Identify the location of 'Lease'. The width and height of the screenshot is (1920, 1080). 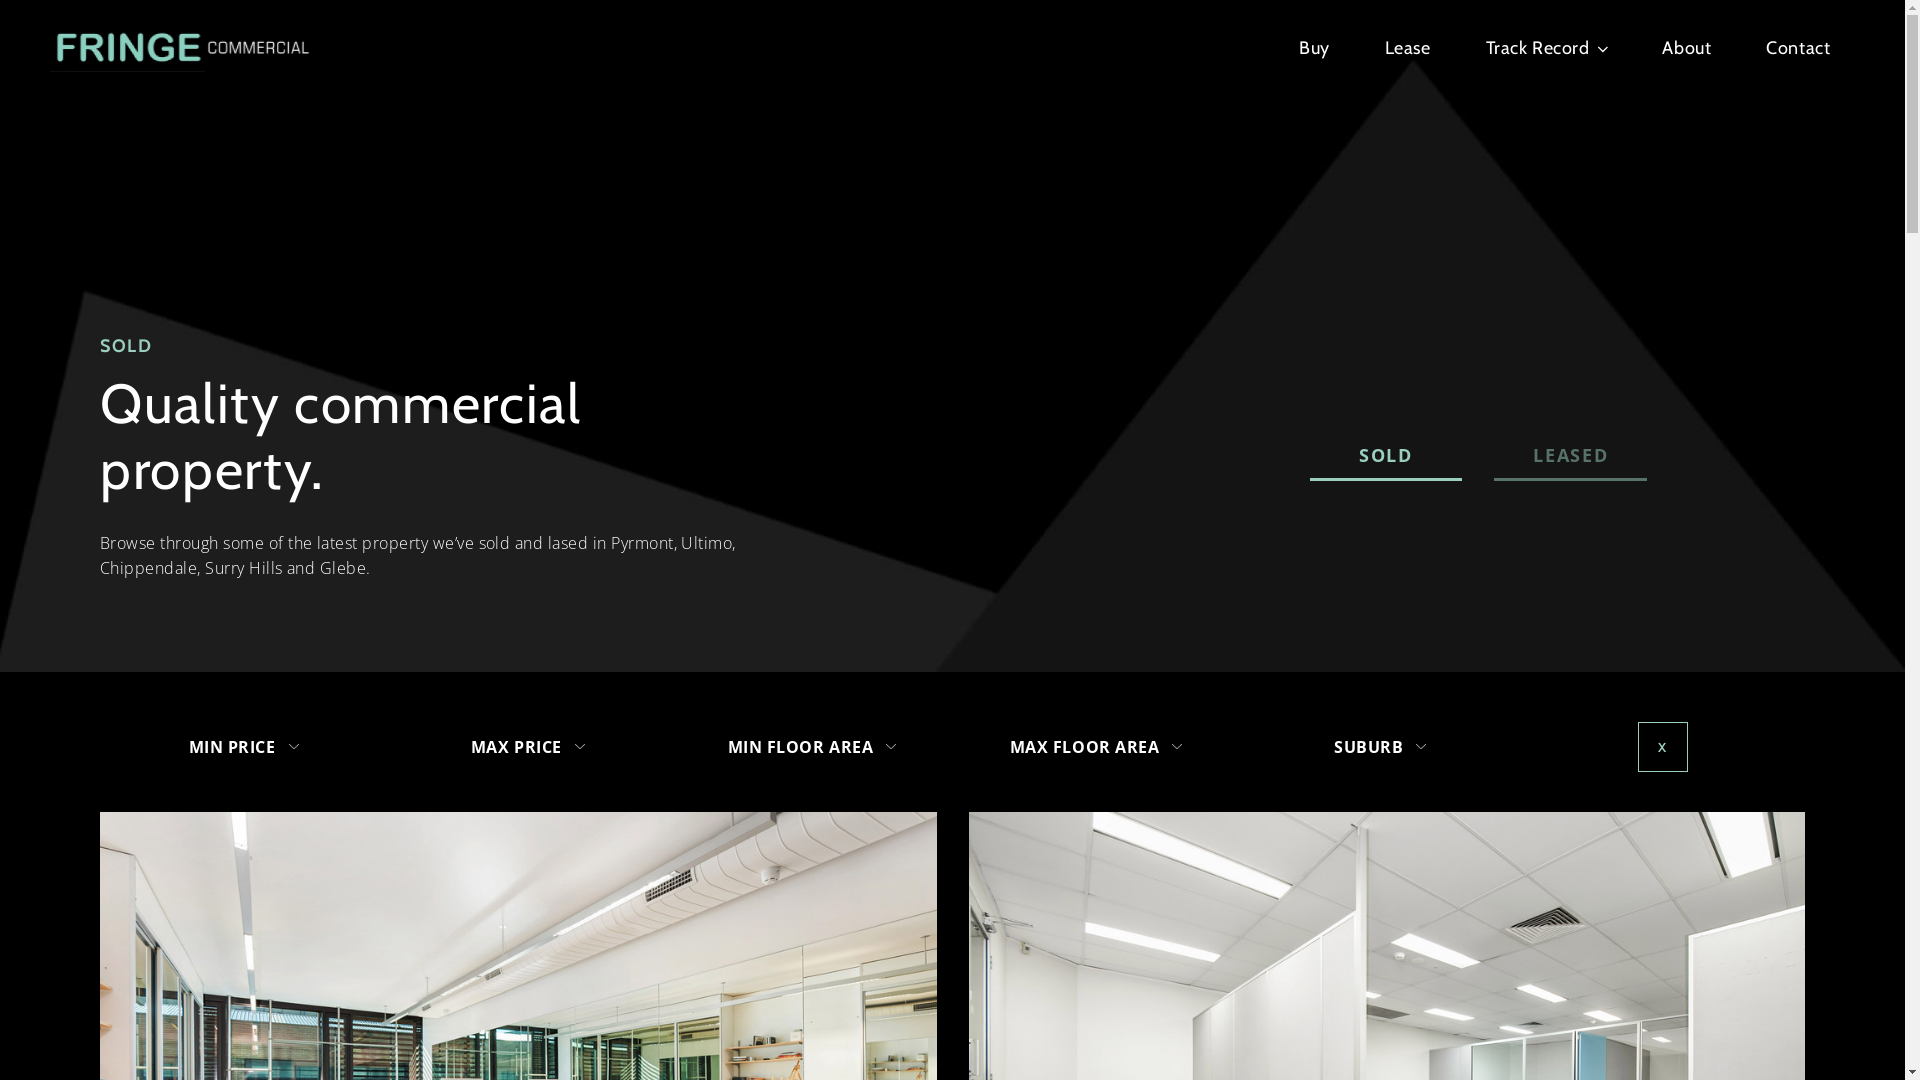
(1406, 47).